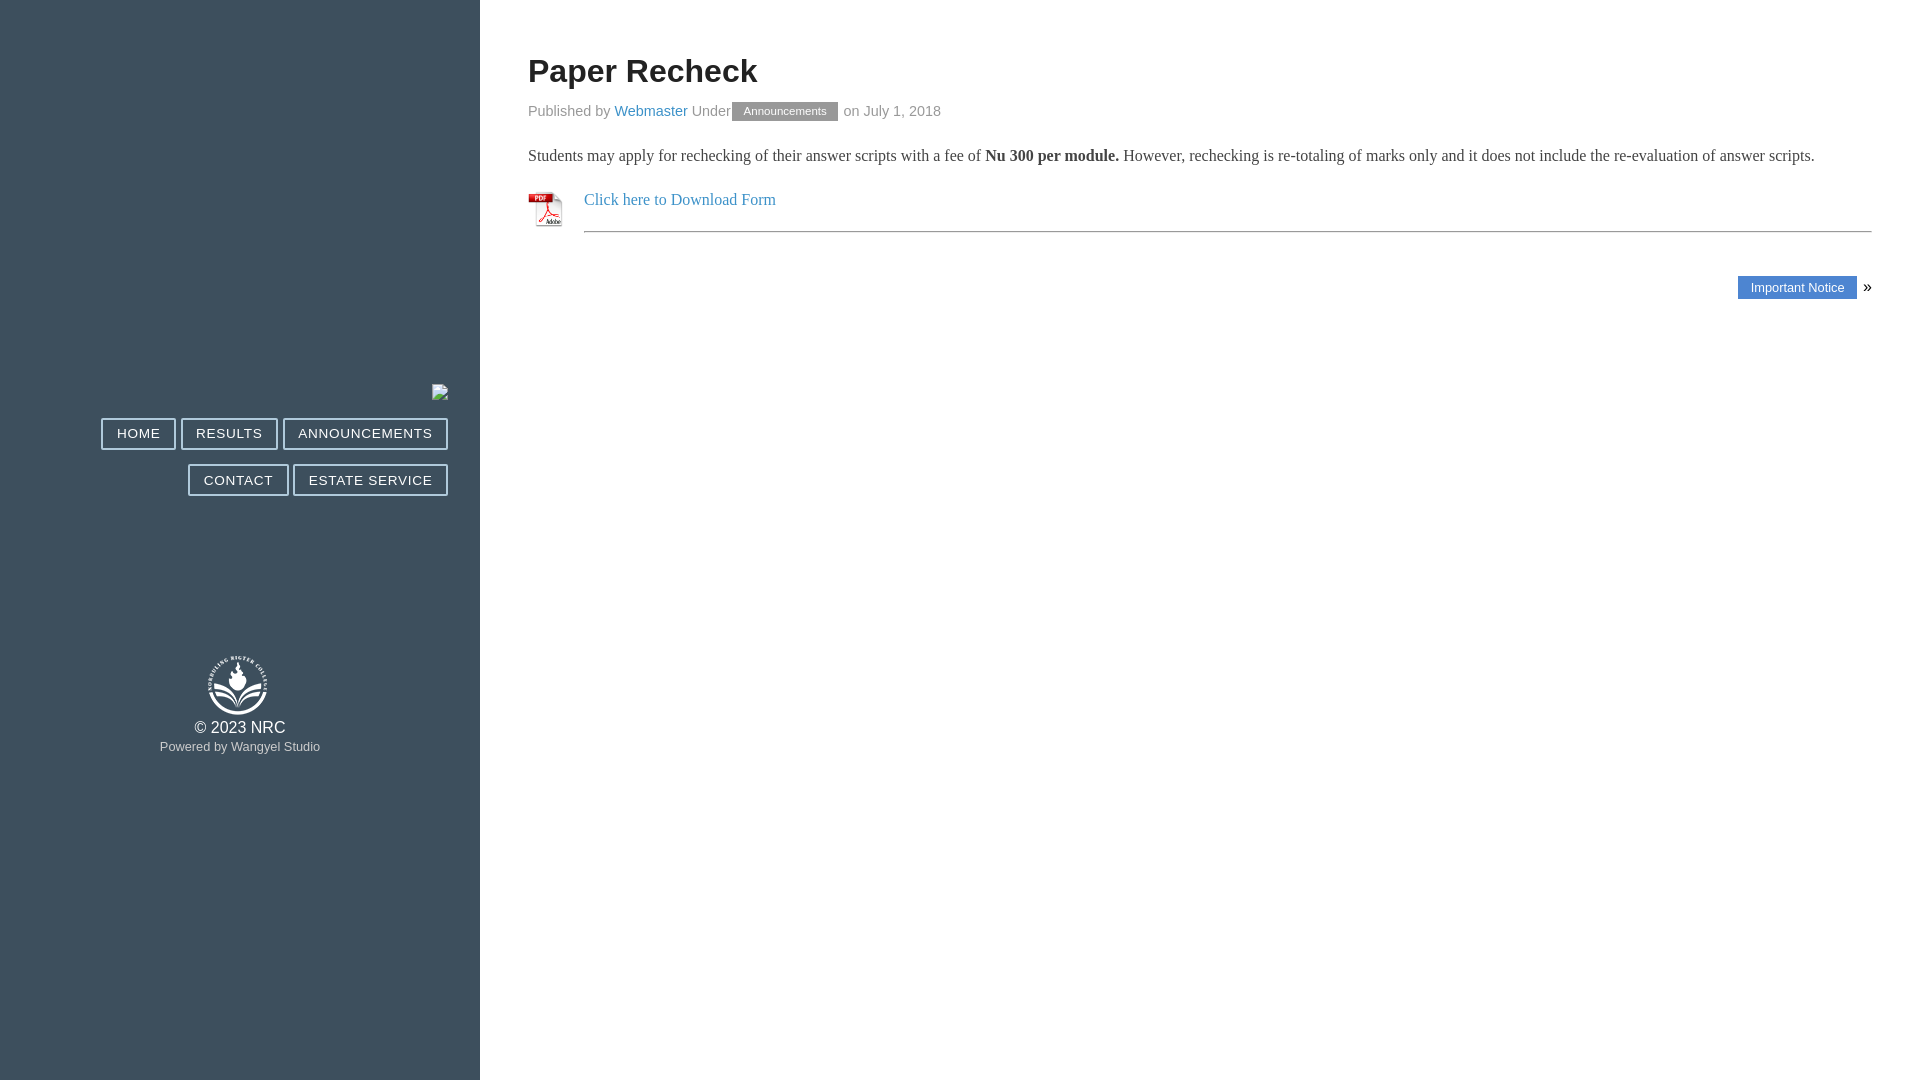 This screenshot has width=1920, height=1080. What do you see at coordinates (229, 433) in the screenshot?
I see `'RESULTS'` at bounding box center [229, 433].